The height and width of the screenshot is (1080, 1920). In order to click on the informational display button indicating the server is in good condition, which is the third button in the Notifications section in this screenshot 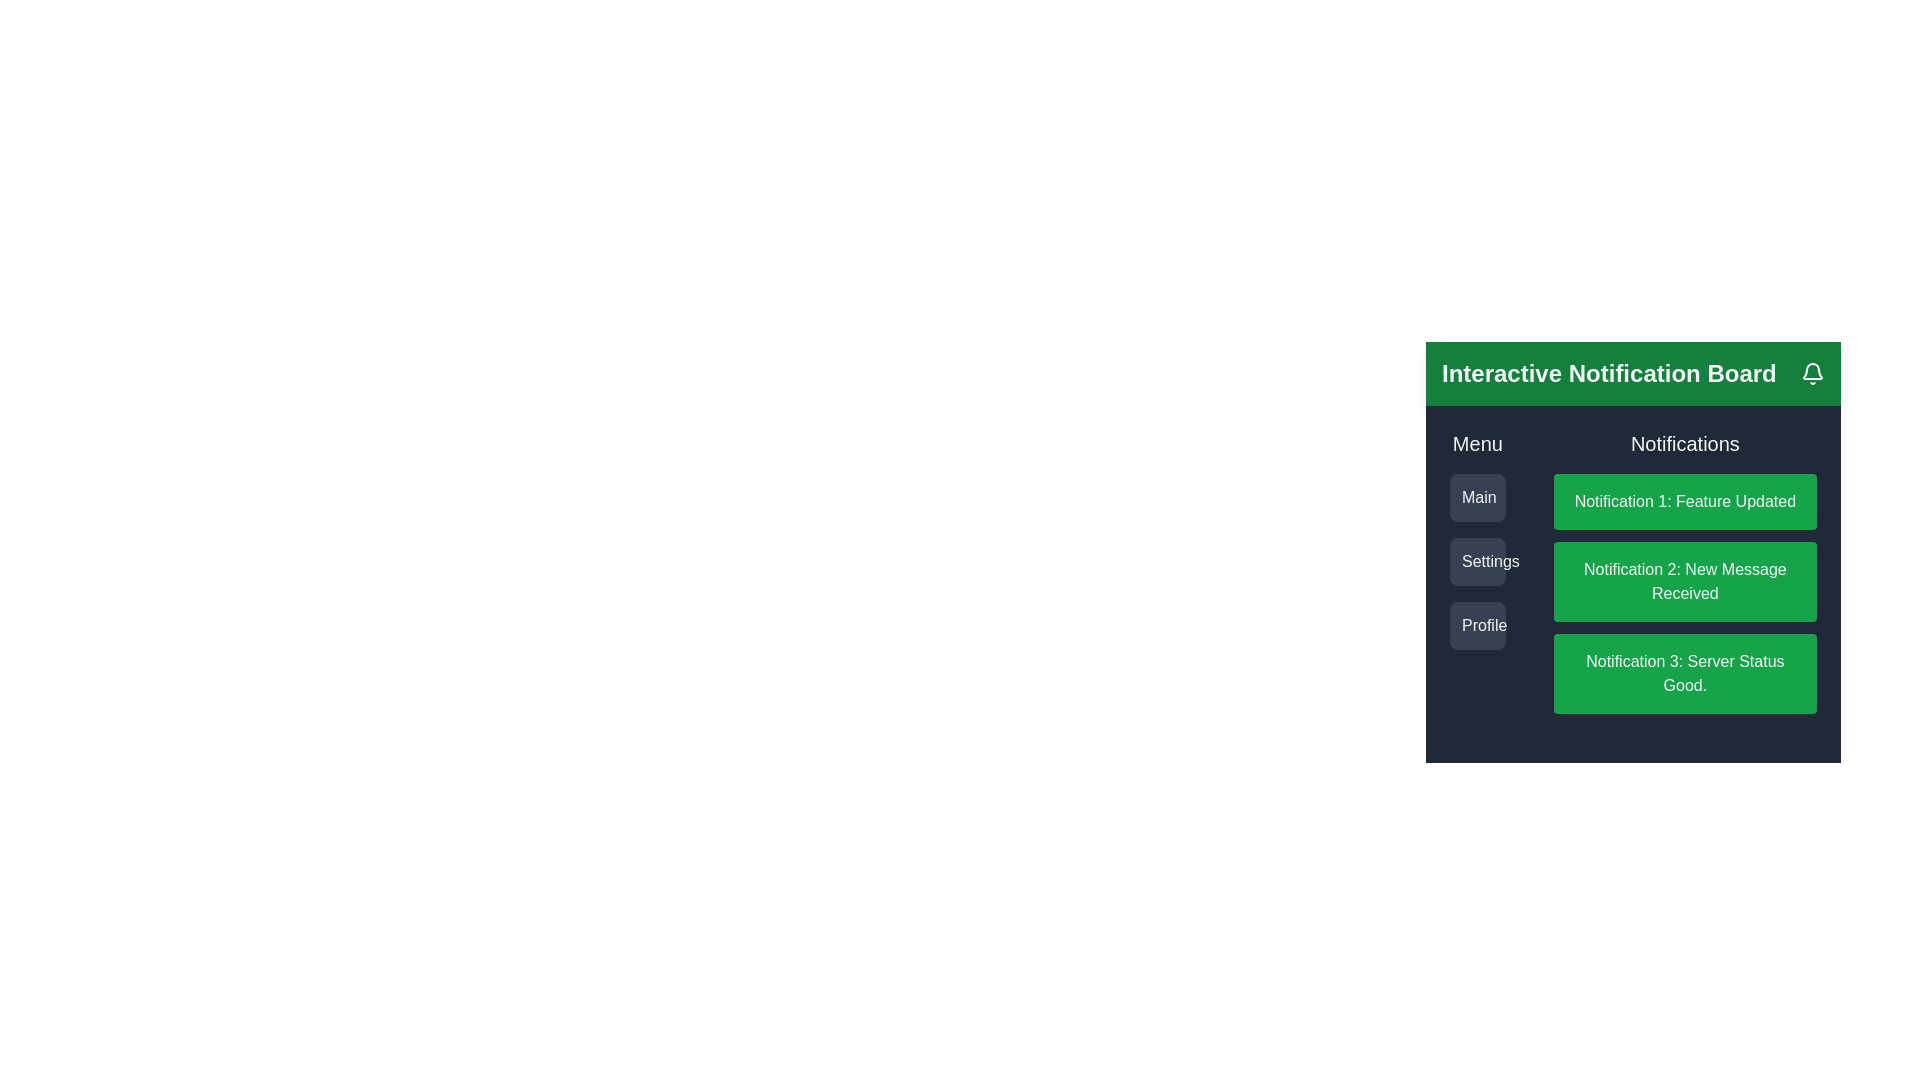, I will do `click(1684, 674)`.